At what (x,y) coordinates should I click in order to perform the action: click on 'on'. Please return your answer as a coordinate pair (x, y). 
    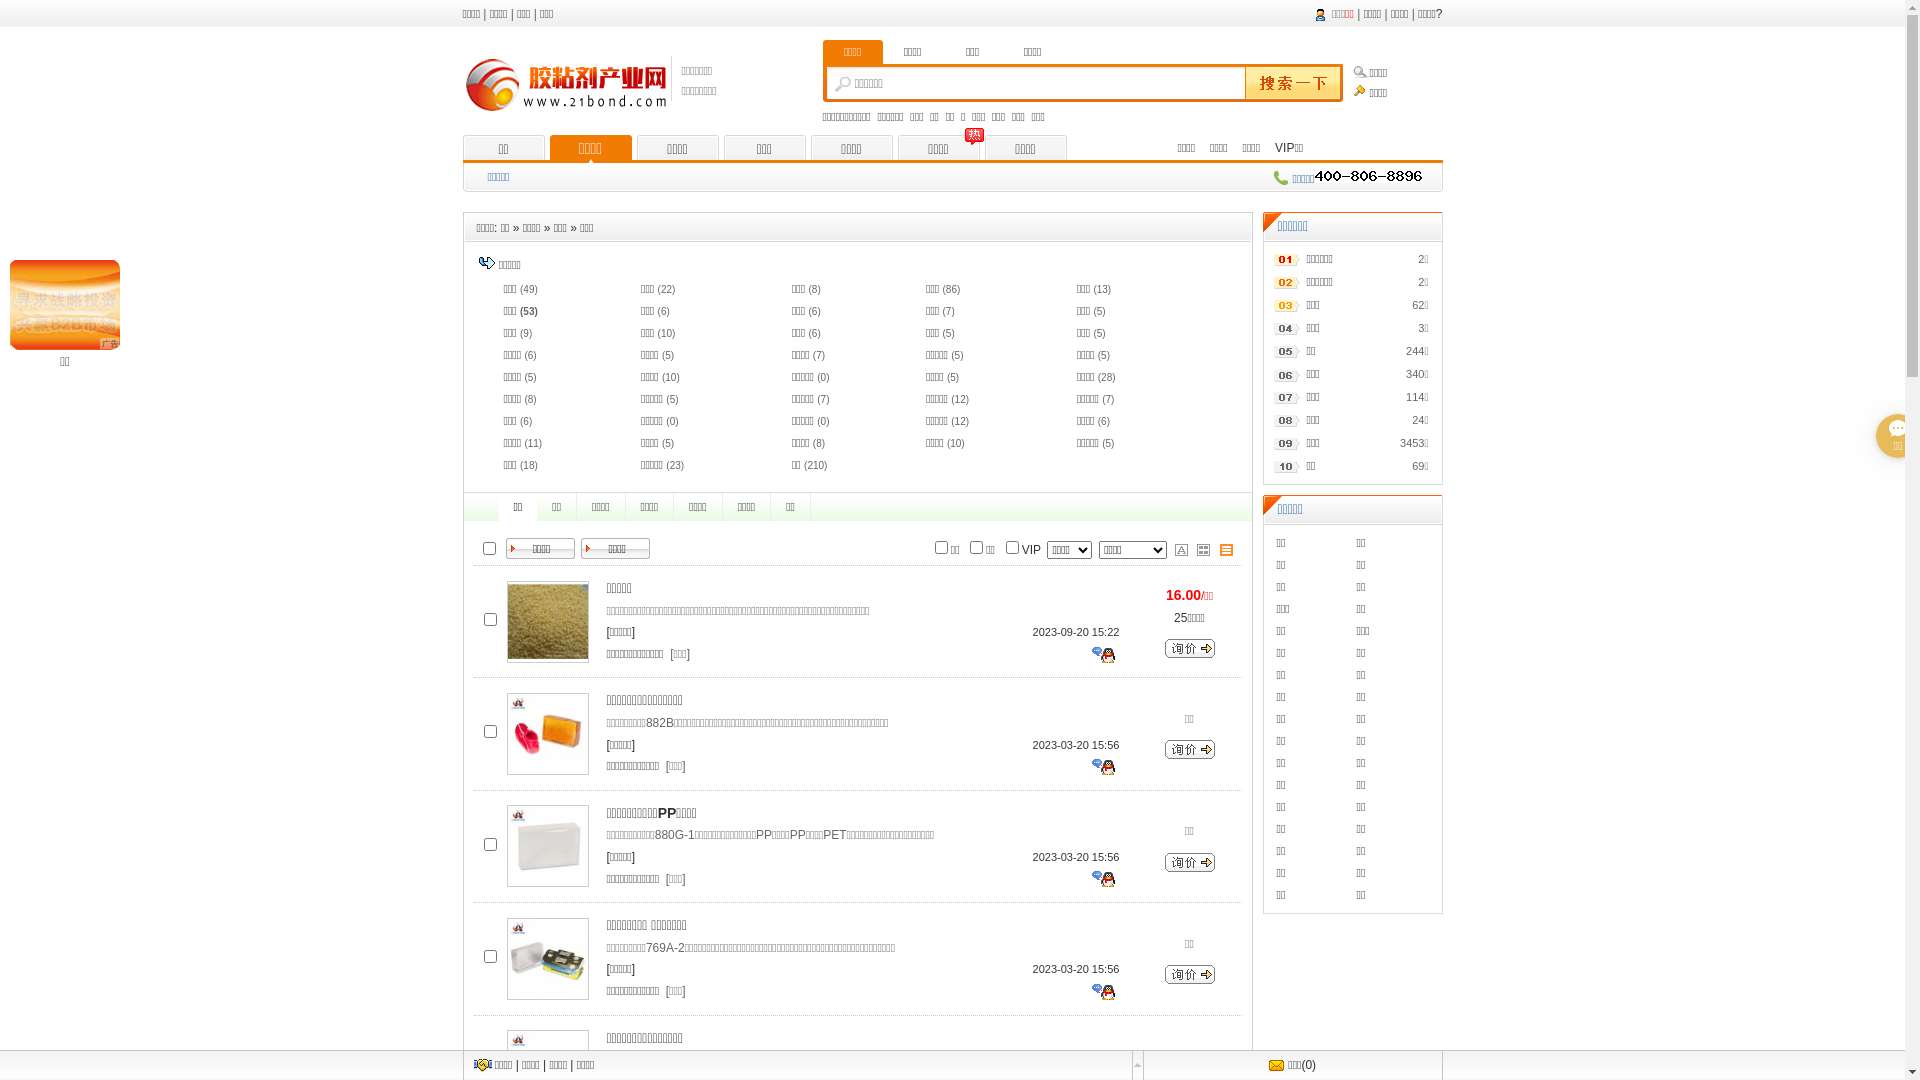
    Looking at the image, I should click on (483, 548).